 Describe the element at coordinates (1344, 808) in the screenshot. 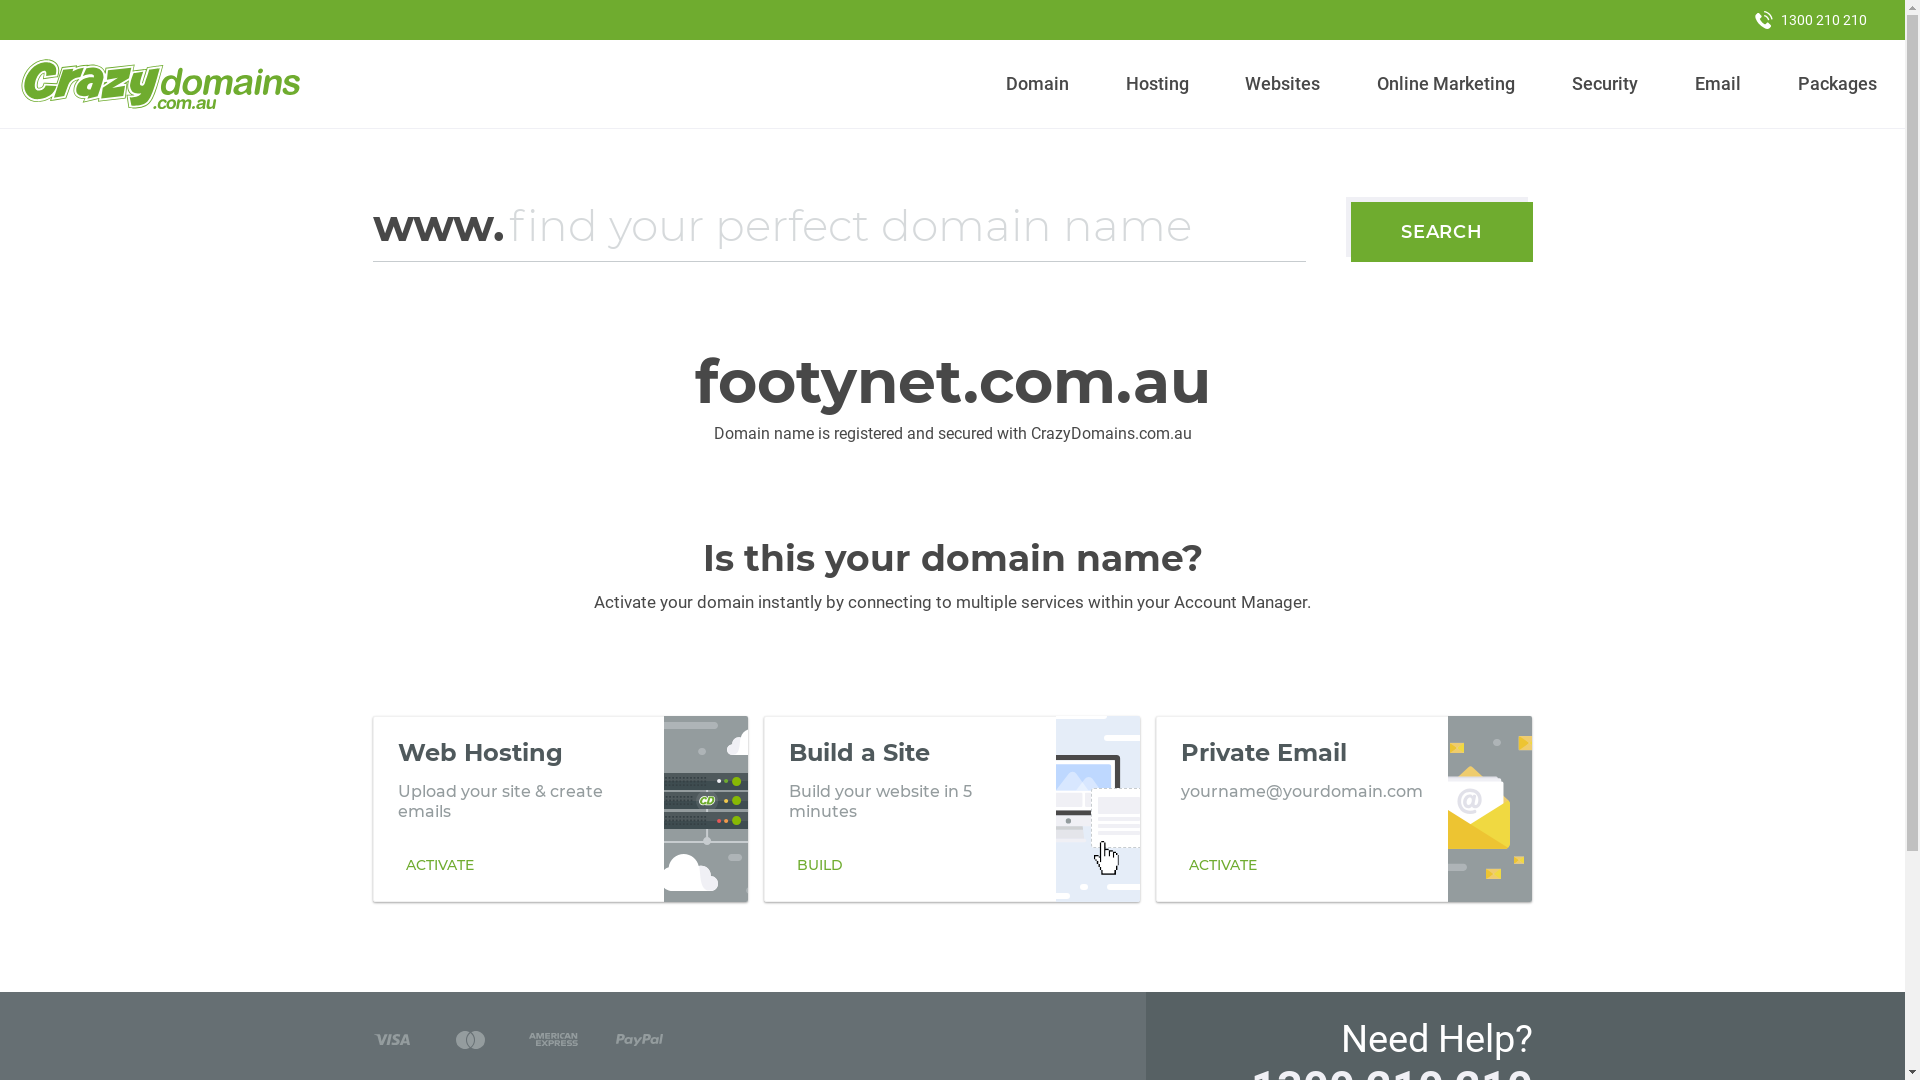

I see `'Private Email` at that location.